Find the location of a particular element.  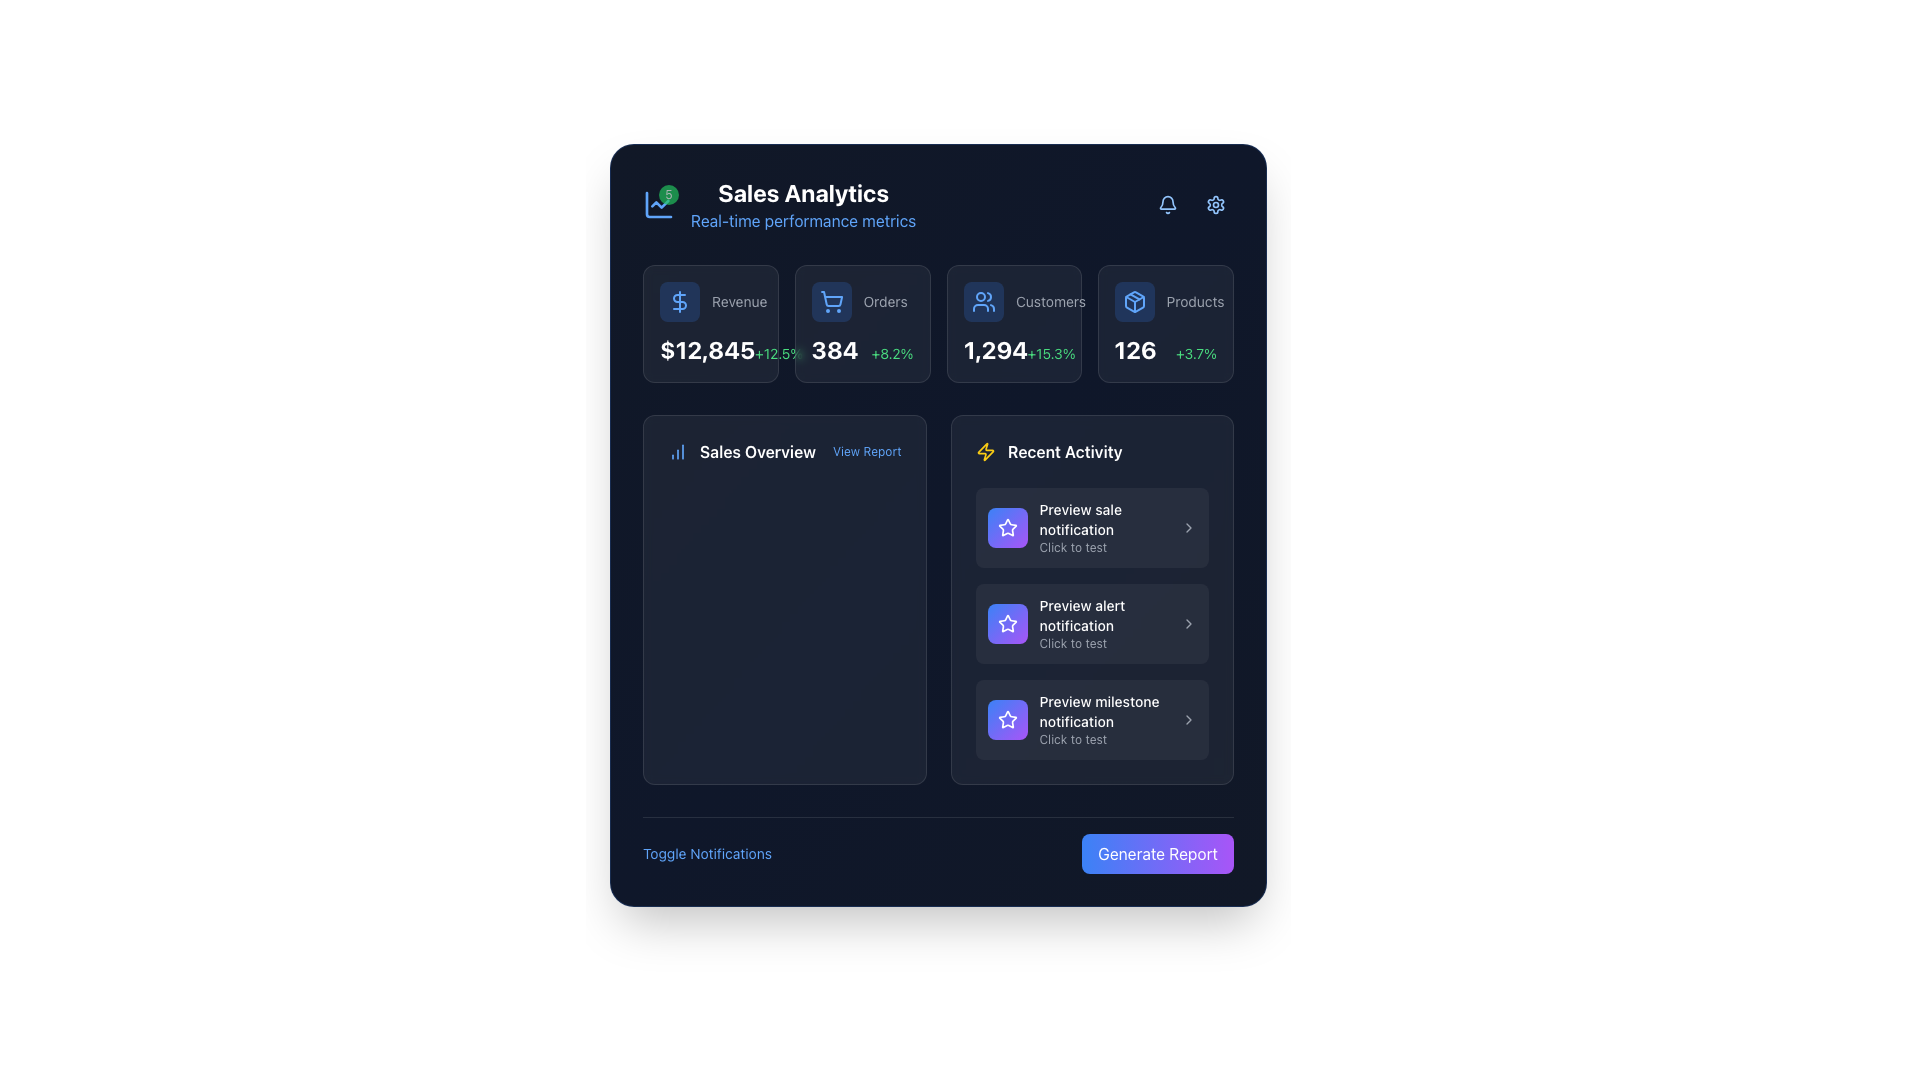

the small gray text label reading 'Click to test', which is positioned underneath the larger white text 'Preview alert notification' in the third notification box of the 'Recent Activity' section is located at coordinates (1103, 644).